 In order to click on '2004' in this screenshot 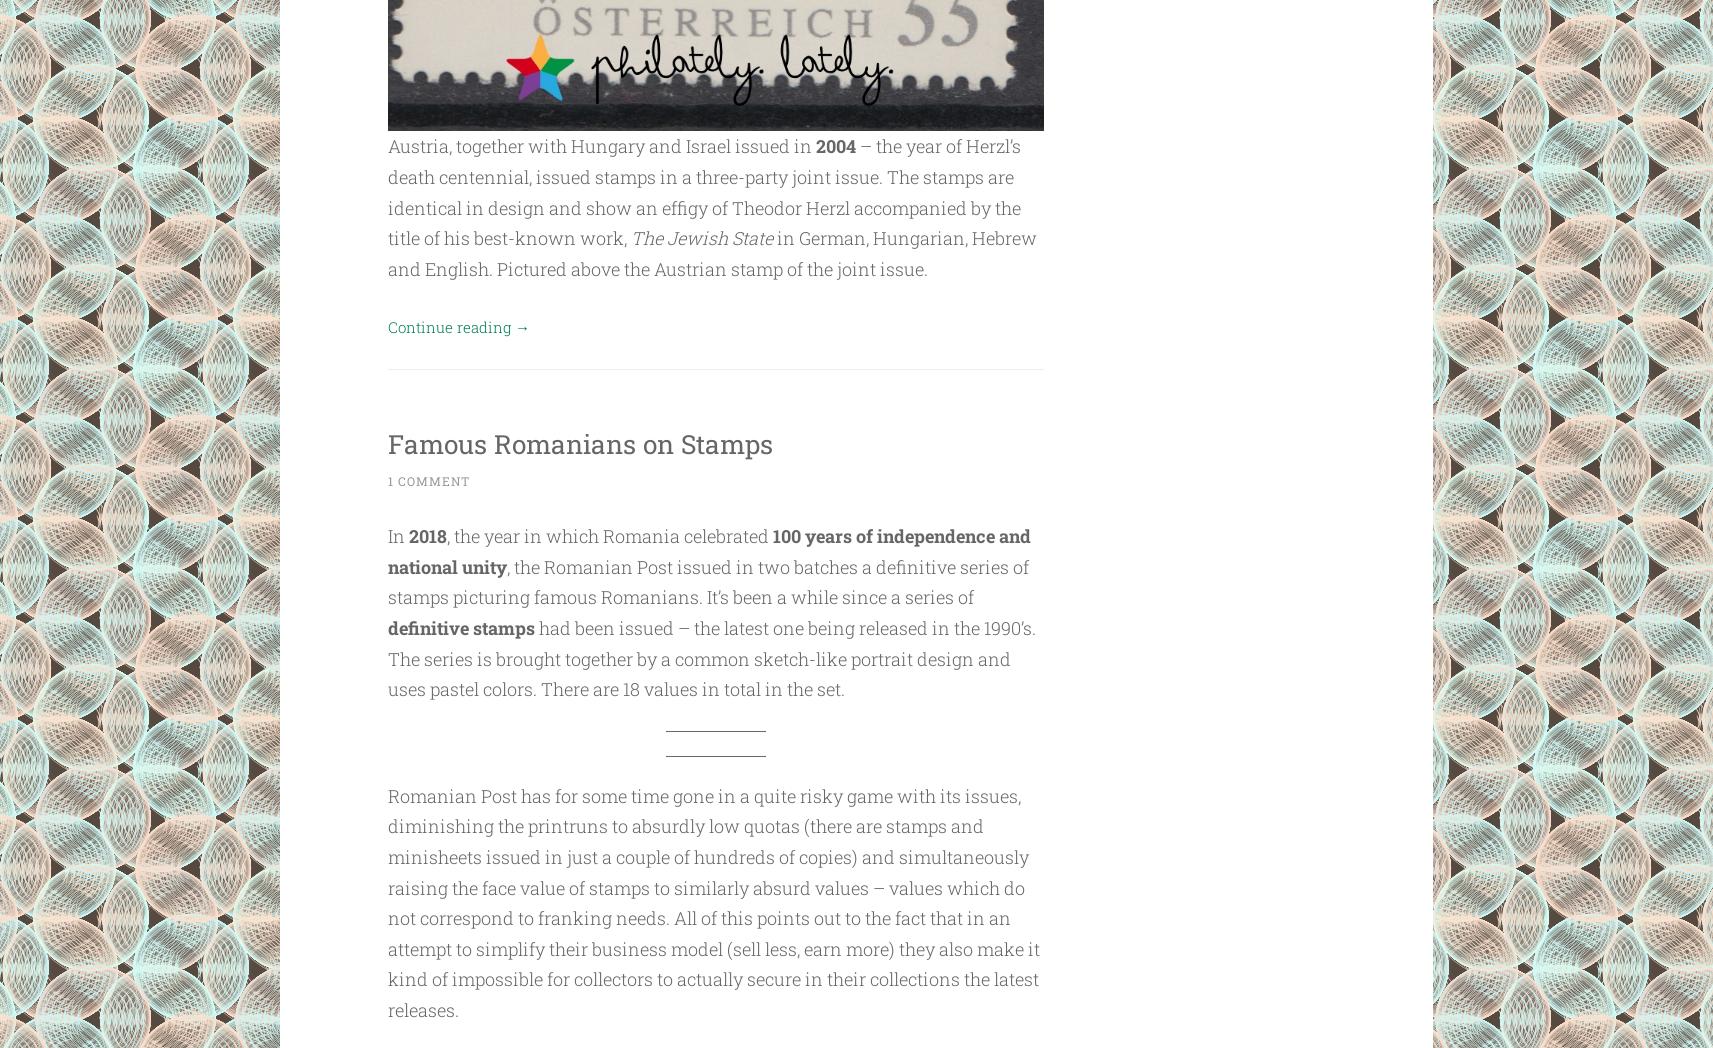, I will do `click(834, 145)`.